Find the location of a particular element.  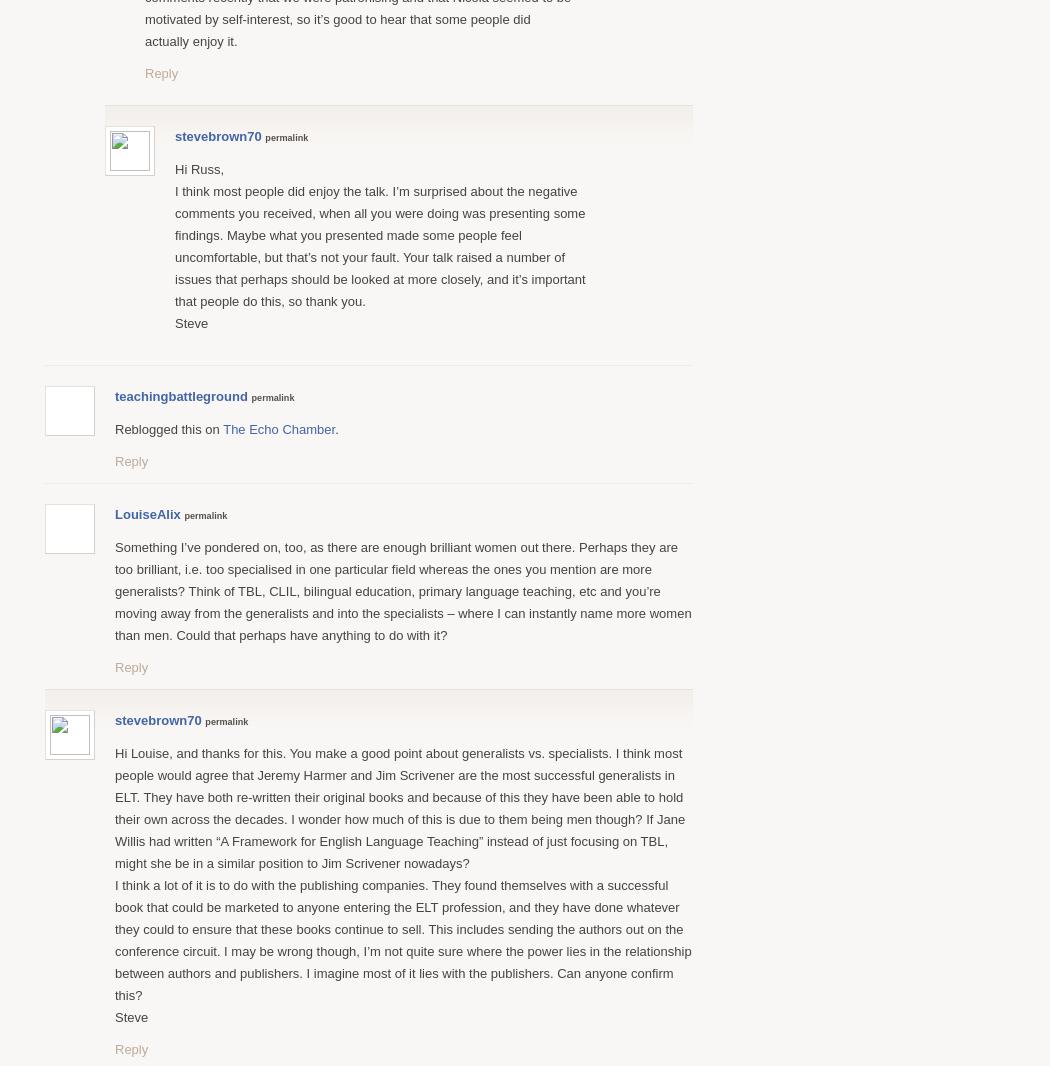

'Hi Russ,' is located at coordinates (198, 167).